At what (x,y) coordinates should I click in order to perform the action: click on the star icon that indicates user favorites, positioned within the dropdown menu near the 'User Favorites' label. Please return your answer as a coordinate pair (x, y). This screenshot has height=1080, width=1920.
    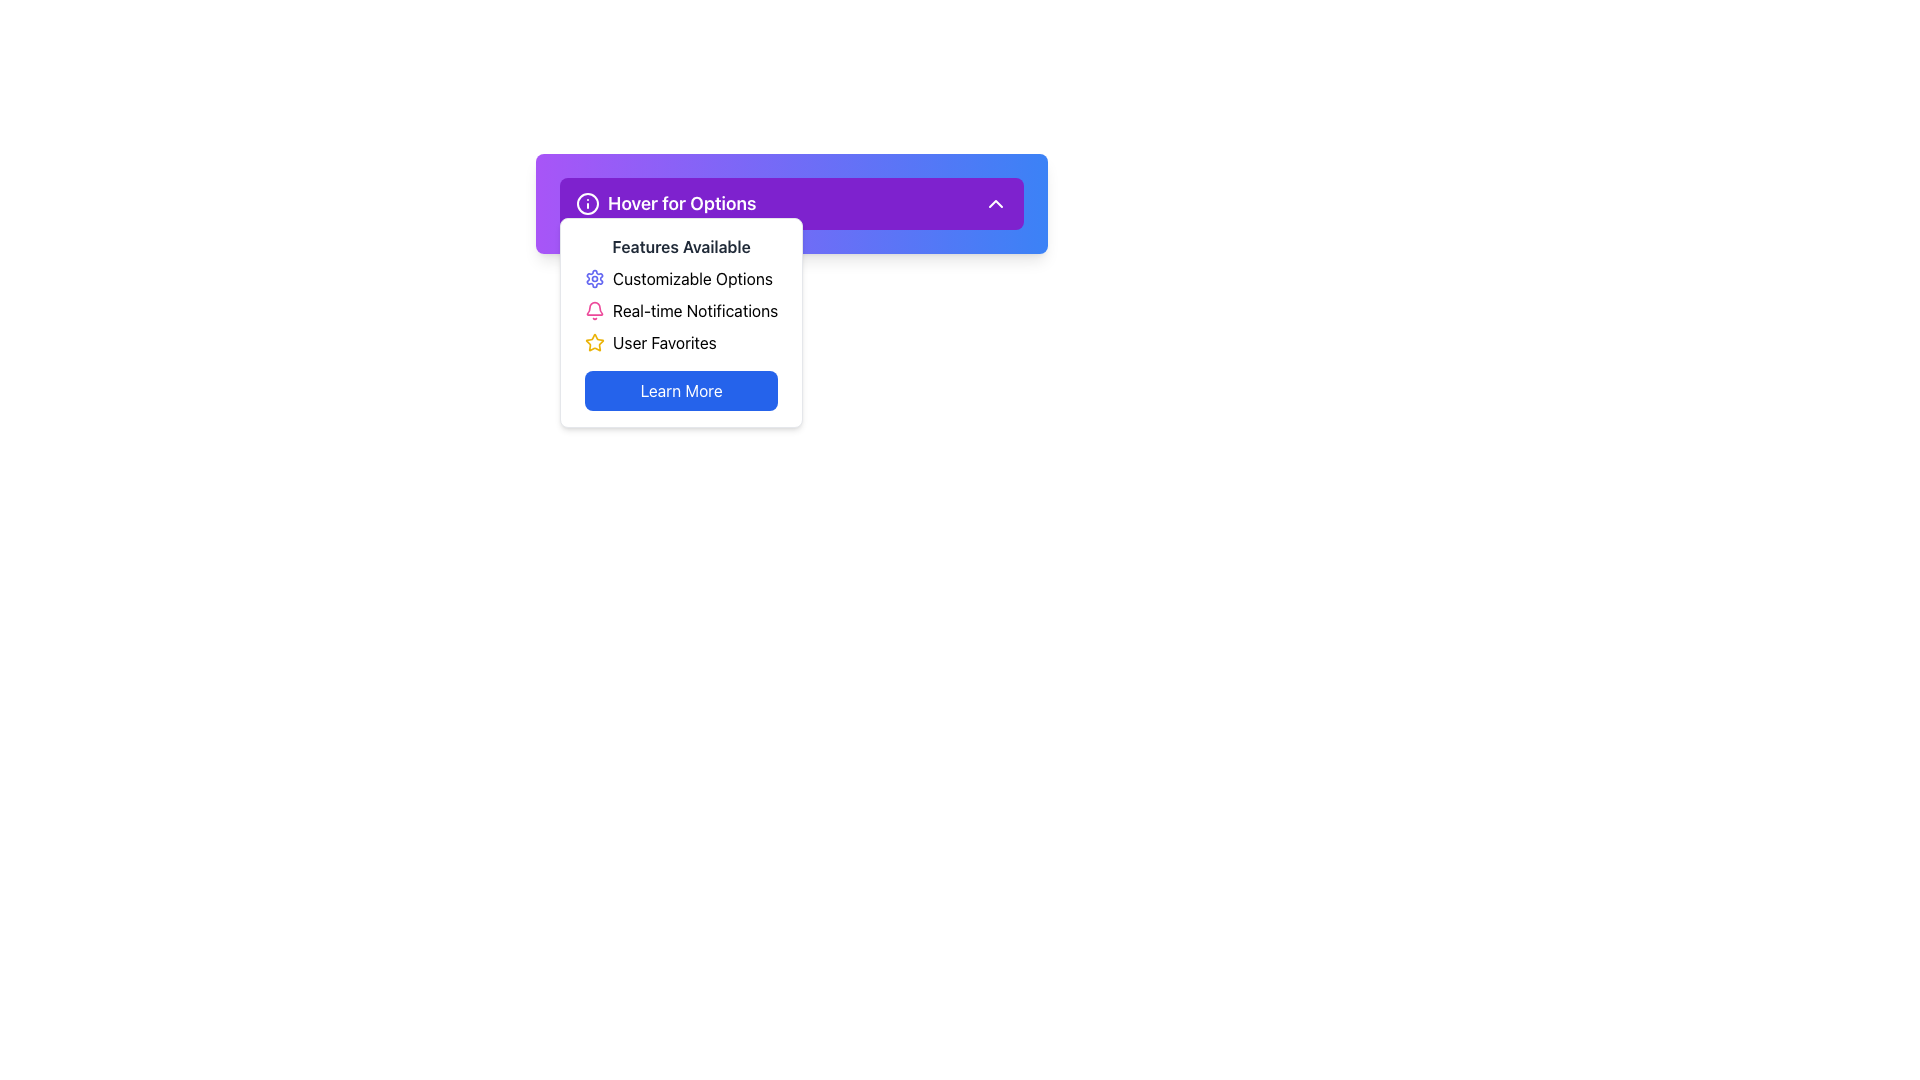
    Looking at the image, I should click on (594, 342).